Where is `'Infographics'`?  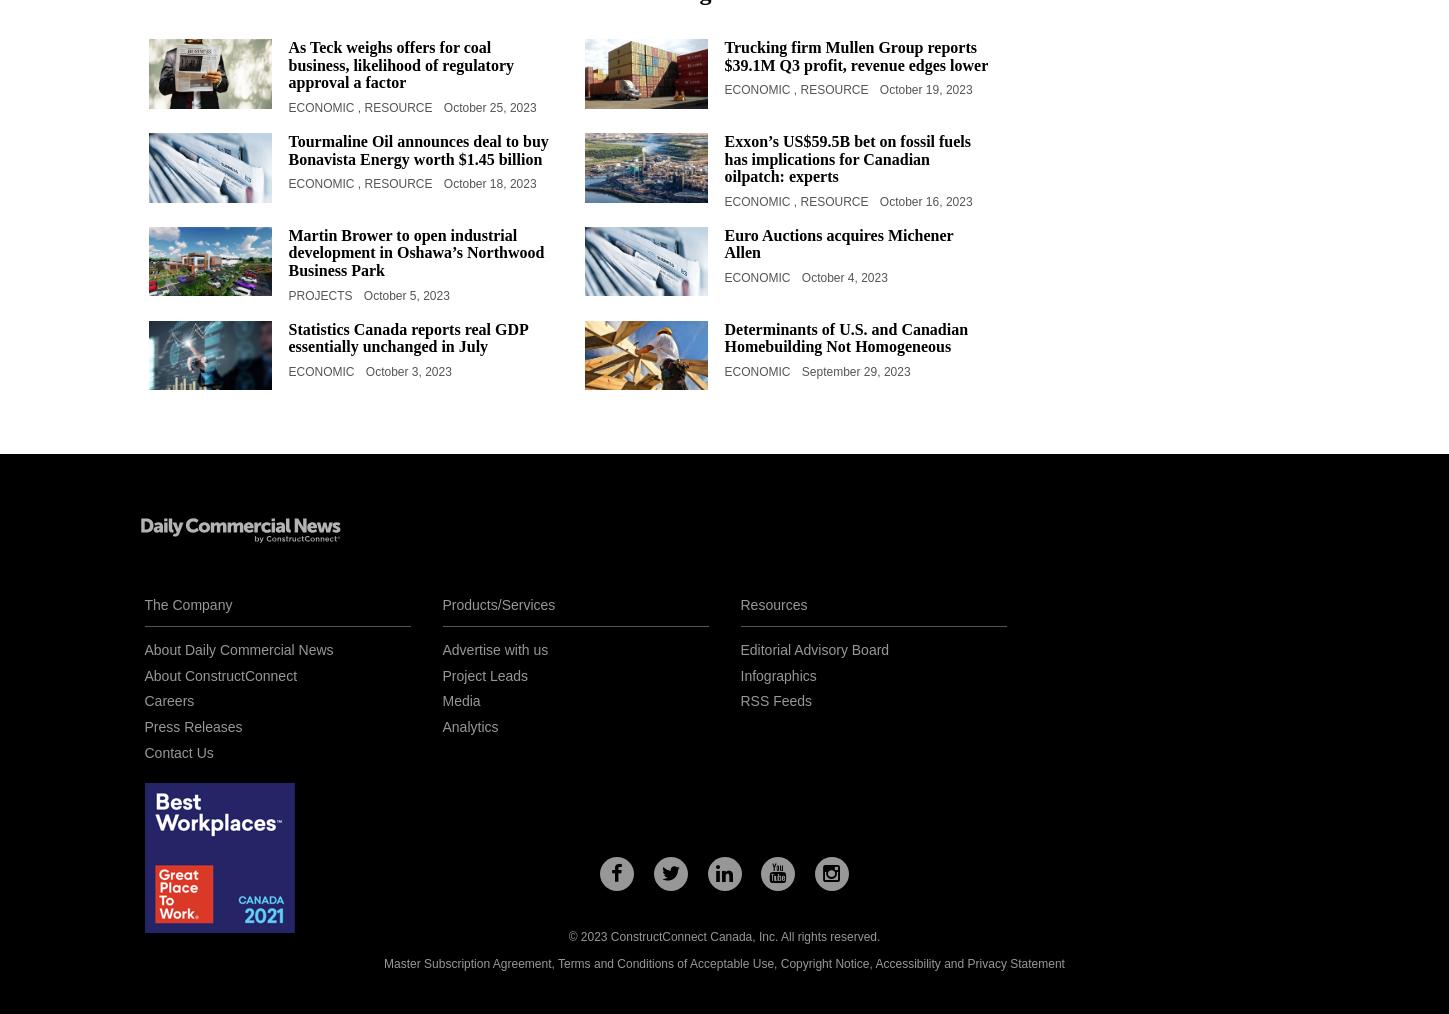 'Infographics' is located at coordinates (776, 675).